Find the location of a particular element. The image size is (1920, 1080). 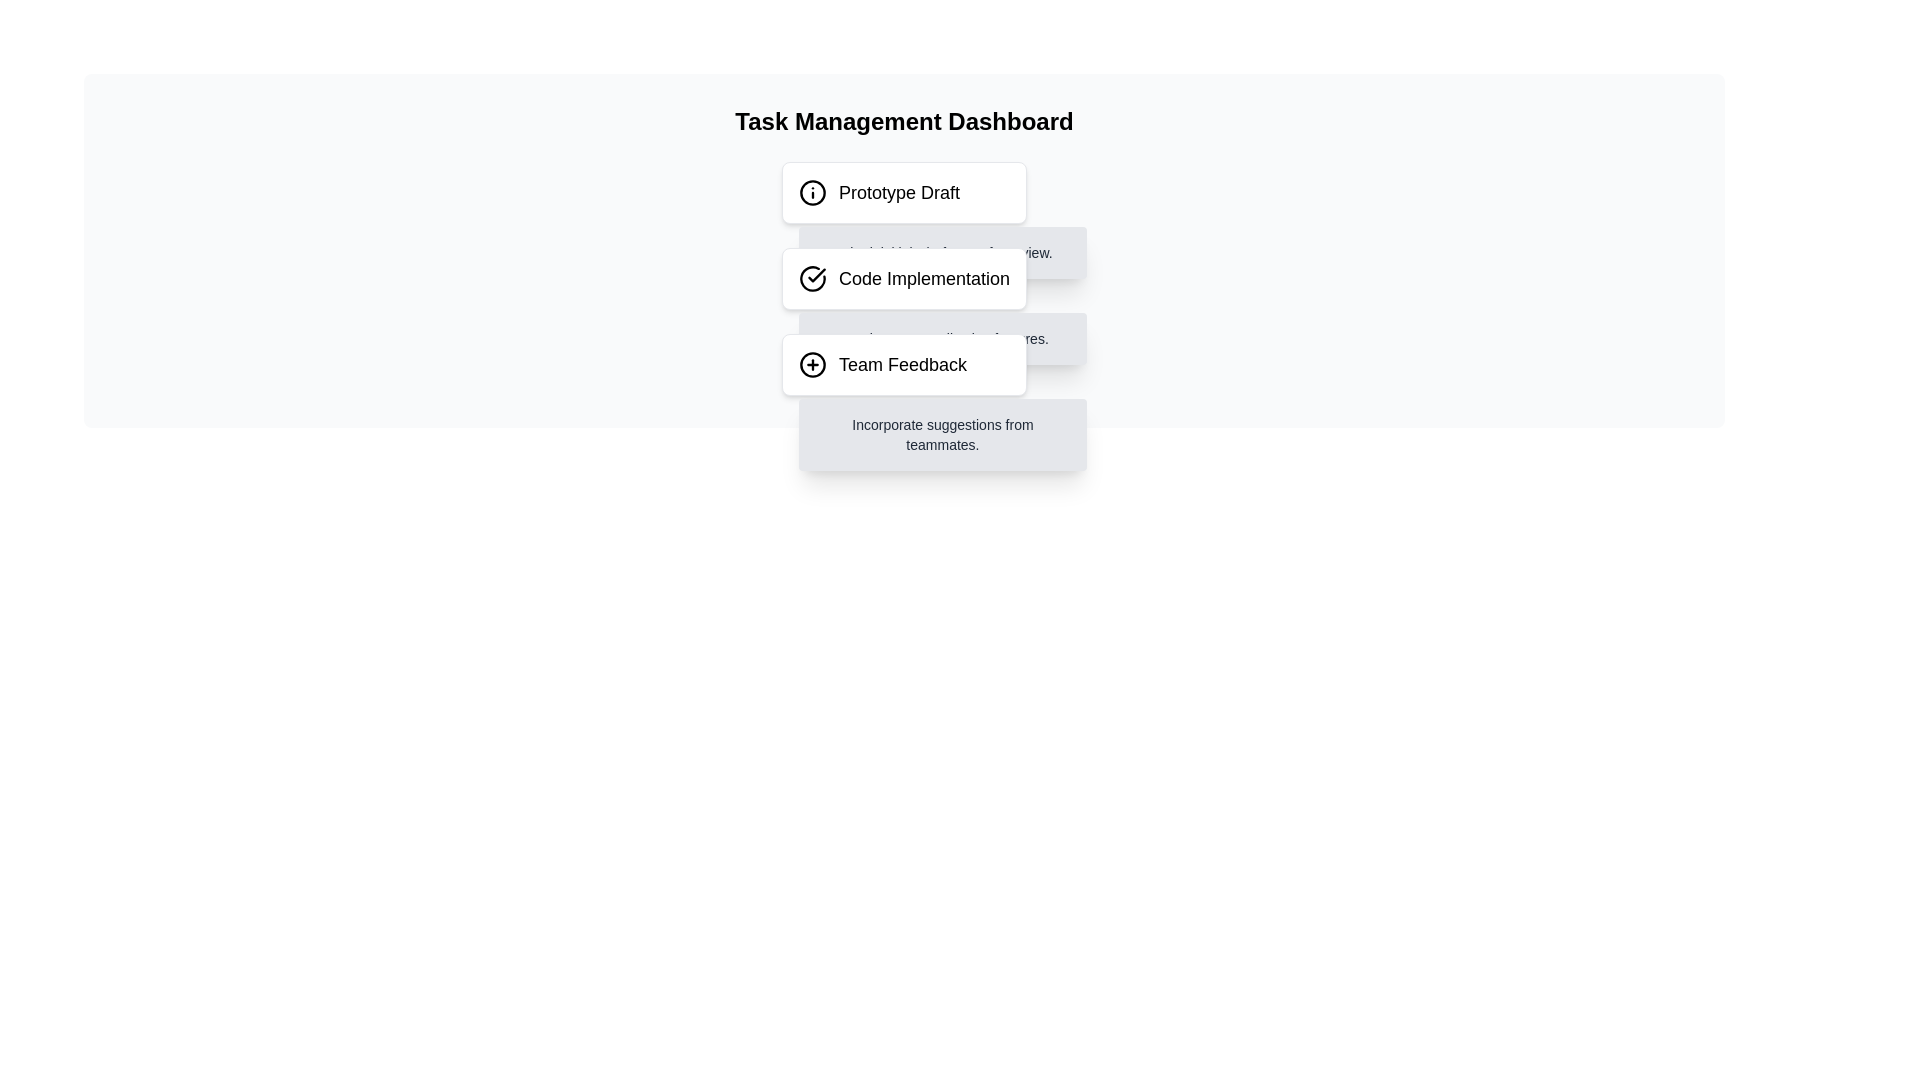

the third card in the vertically stacked list that summarizes or prompts for team feedback is located at coordinates (903, 365).